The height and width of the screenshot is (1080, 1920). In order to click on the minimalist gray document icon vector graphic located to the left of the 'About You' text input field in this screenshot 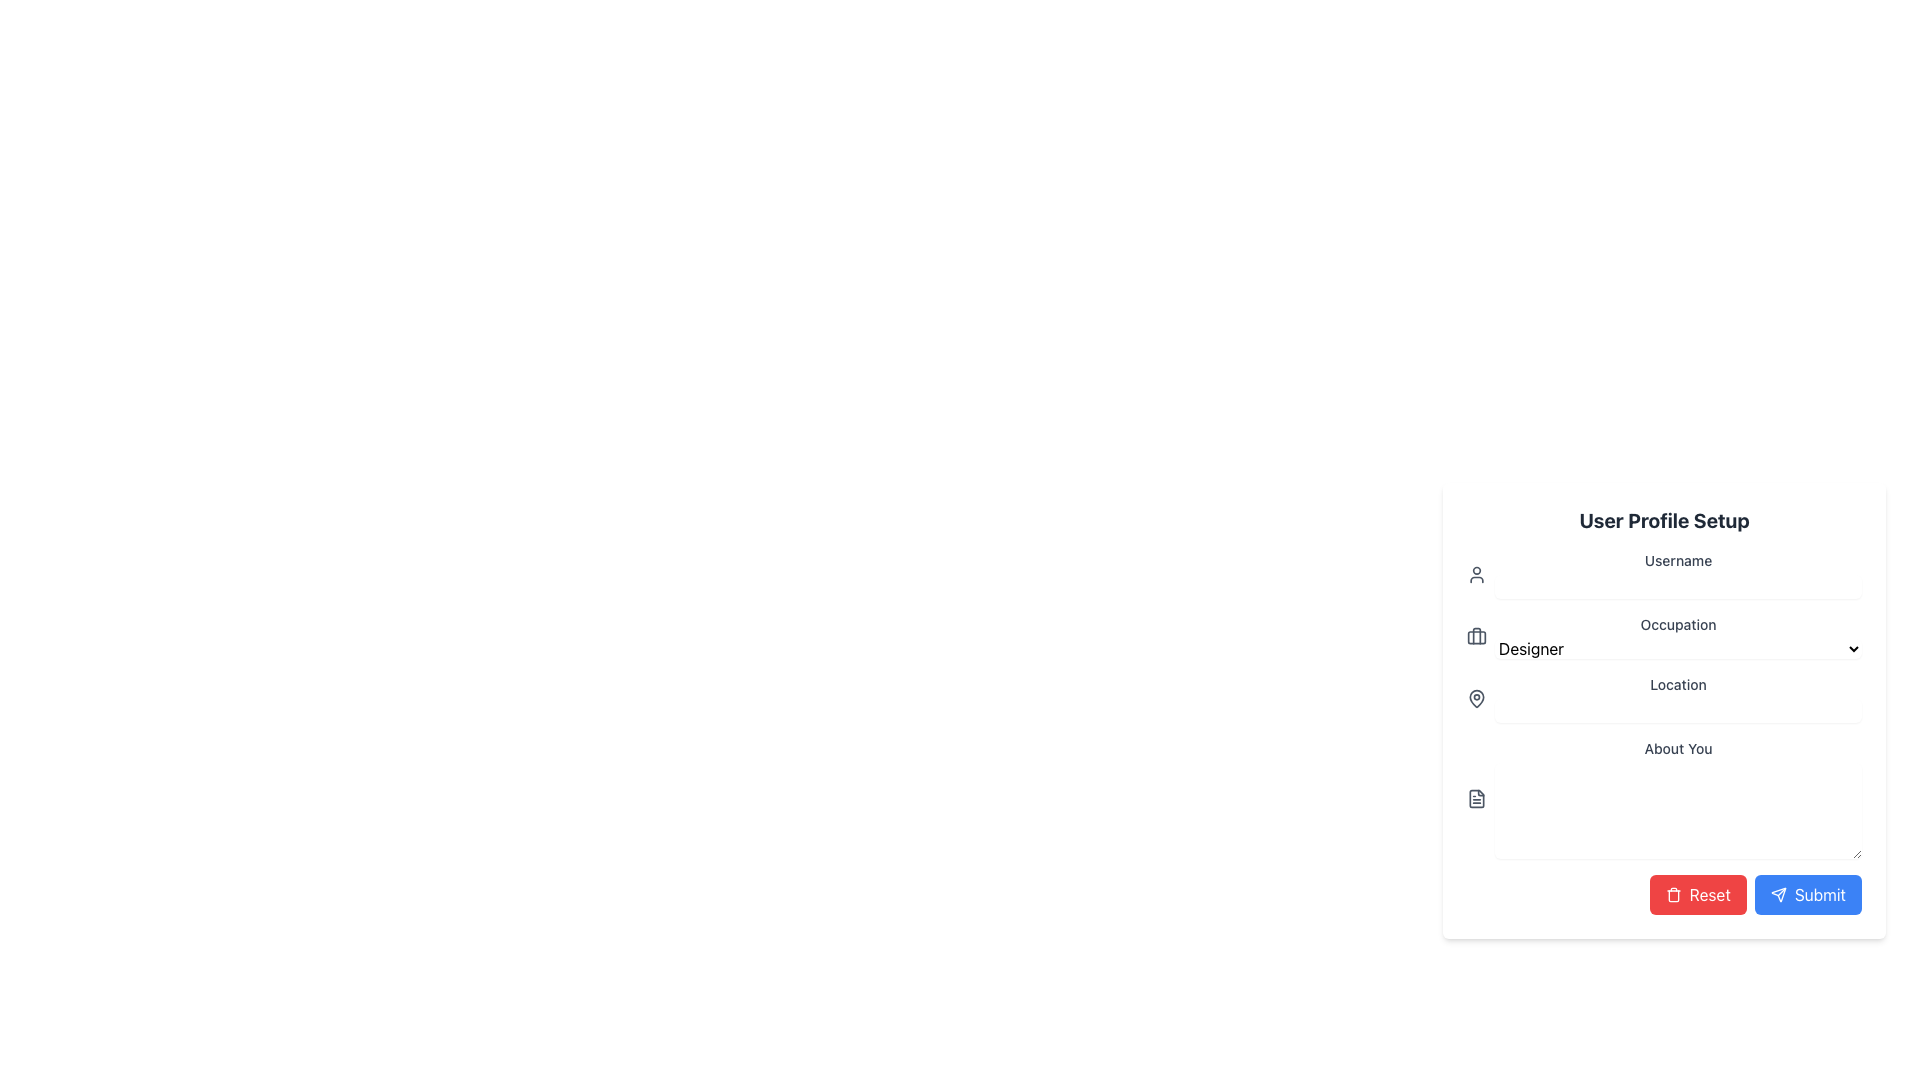, I will do `click(1477, 797)`.